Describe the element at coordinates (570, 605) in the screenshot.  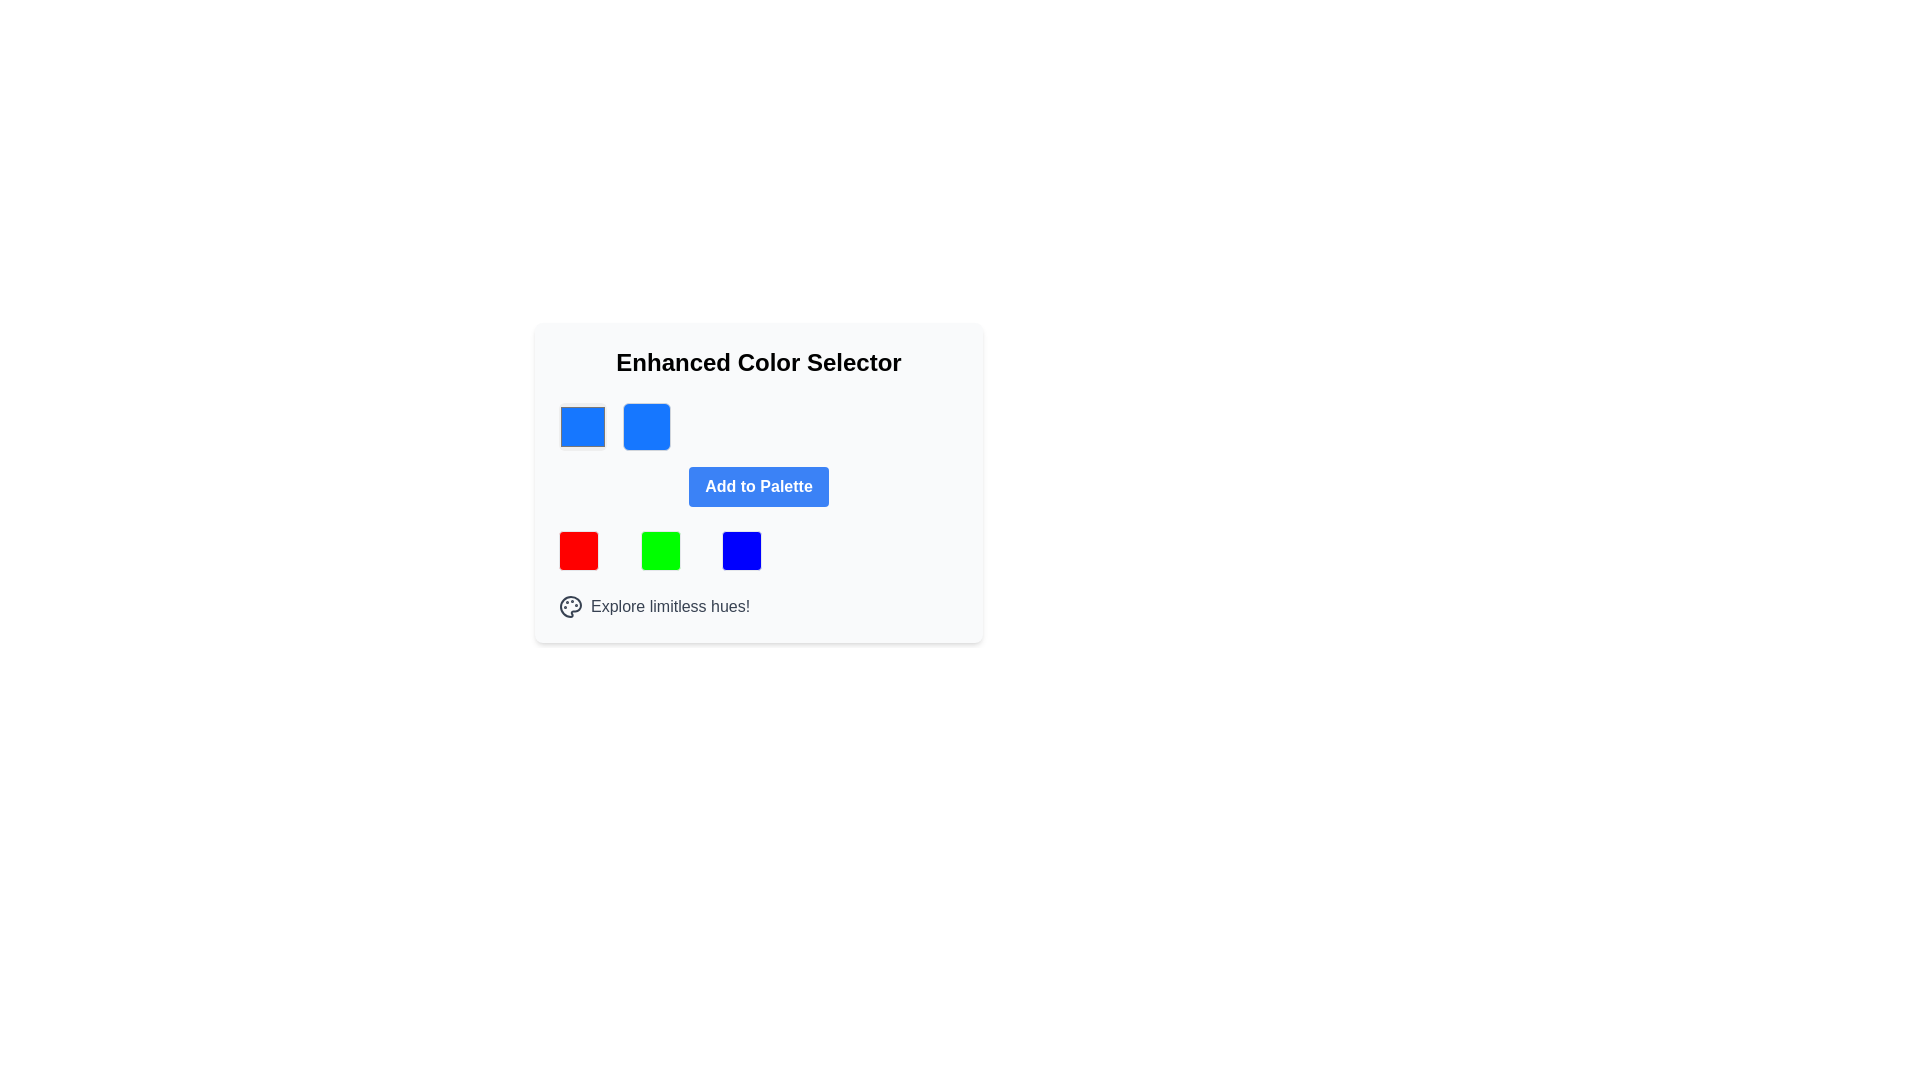
I see `the palette icon base located at the bottom-left corner of the interface, which is distinguished by its semi-circular shape and small circular areas representing paint colors` at that location.